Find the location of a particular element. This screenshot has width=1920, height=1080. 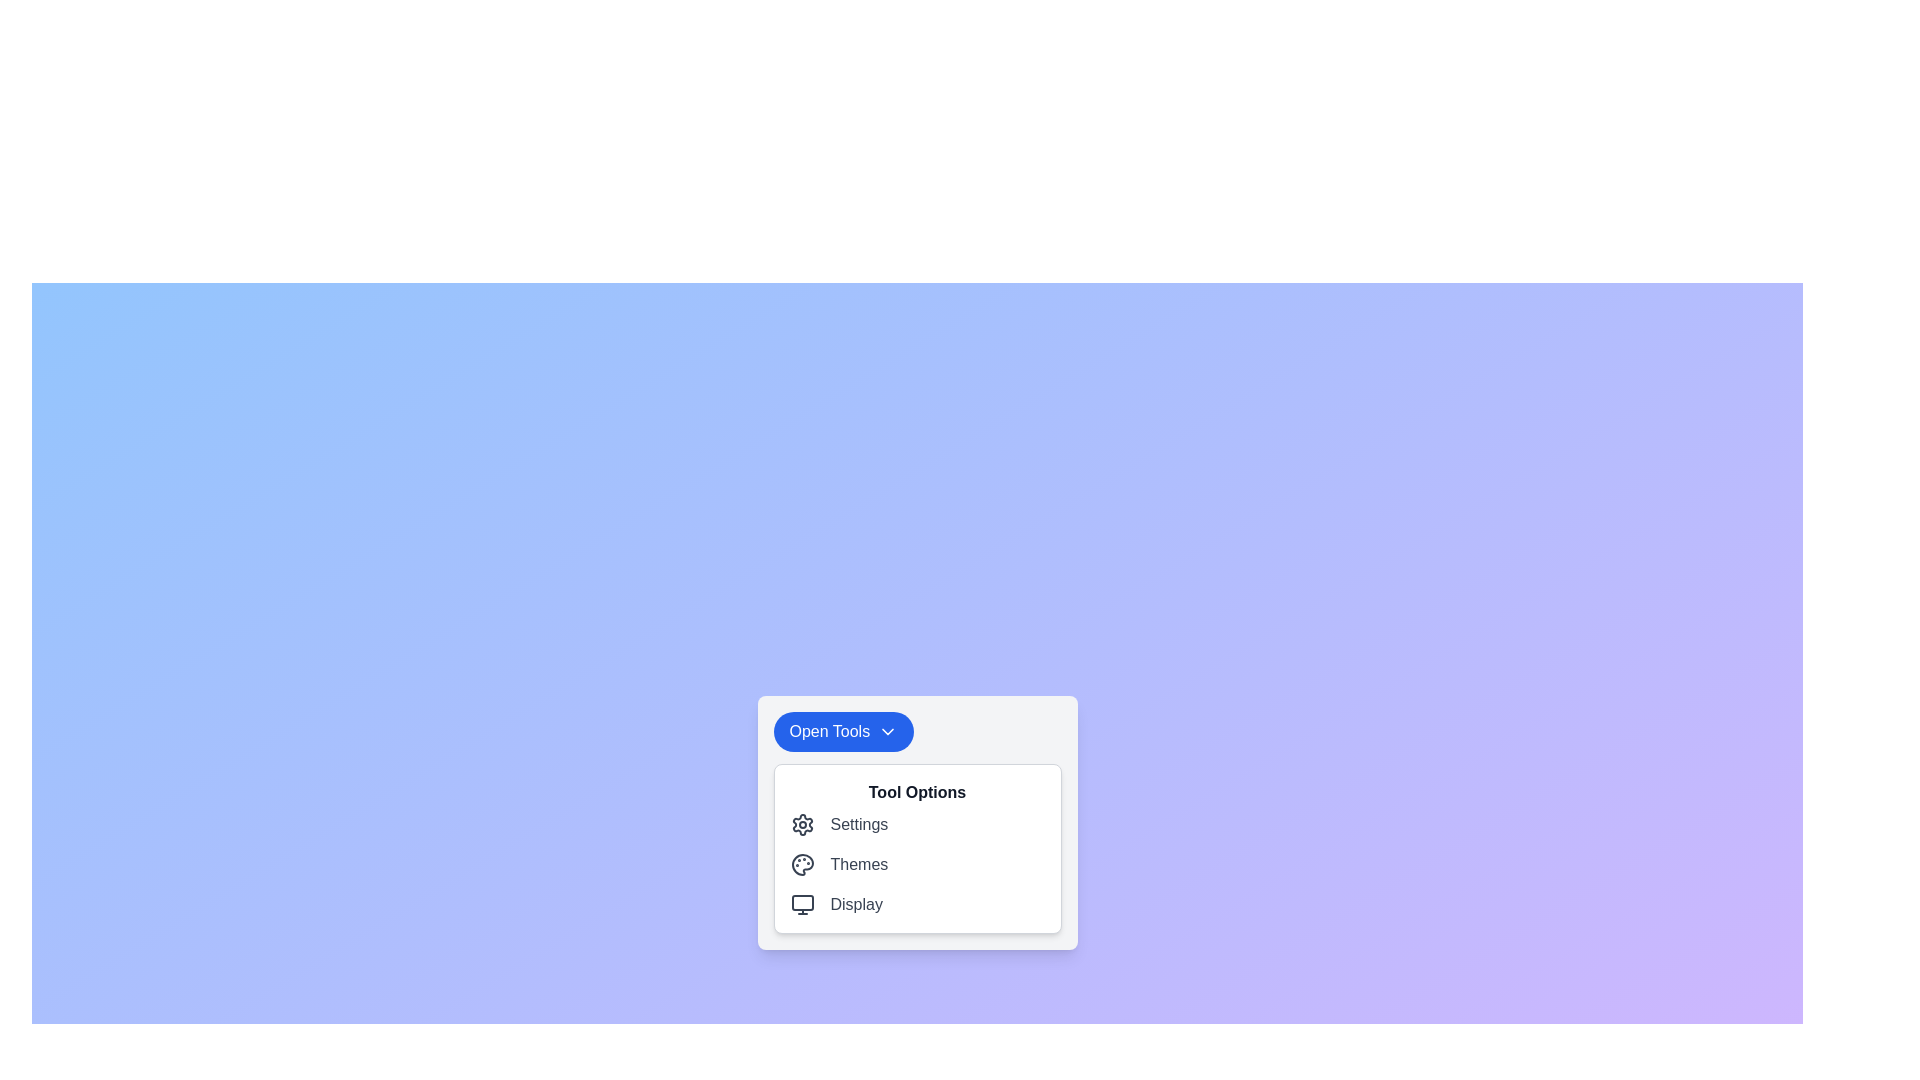

the 'Display' label text element, which is styled in gray and located at the bottom of the 'Tool Options' group in the pop-up menu is located at coordinates (856, 905).